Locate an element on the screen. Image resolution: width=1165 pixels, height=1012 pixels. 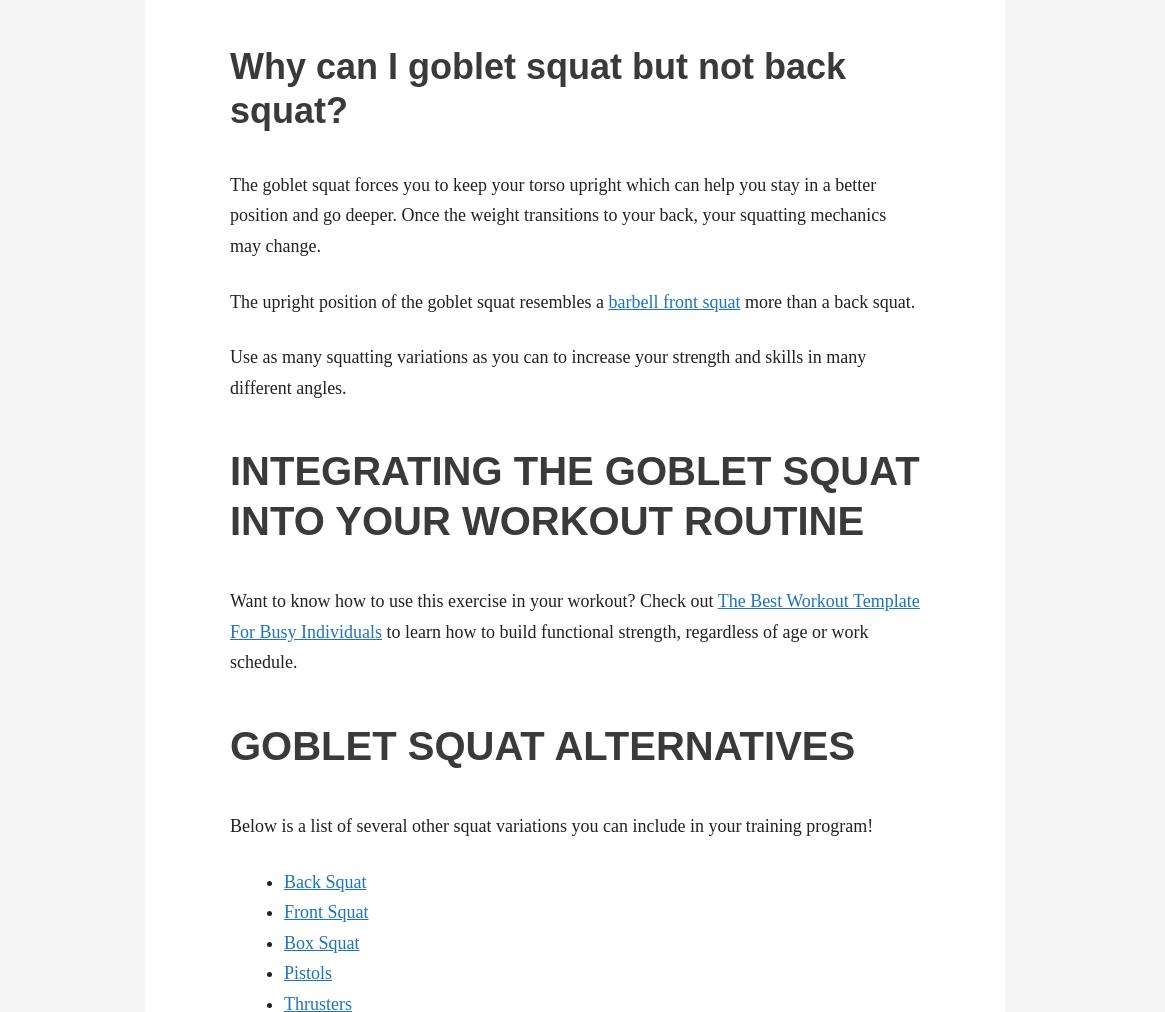
'Front Squat' is located at coordinates (325, 912).